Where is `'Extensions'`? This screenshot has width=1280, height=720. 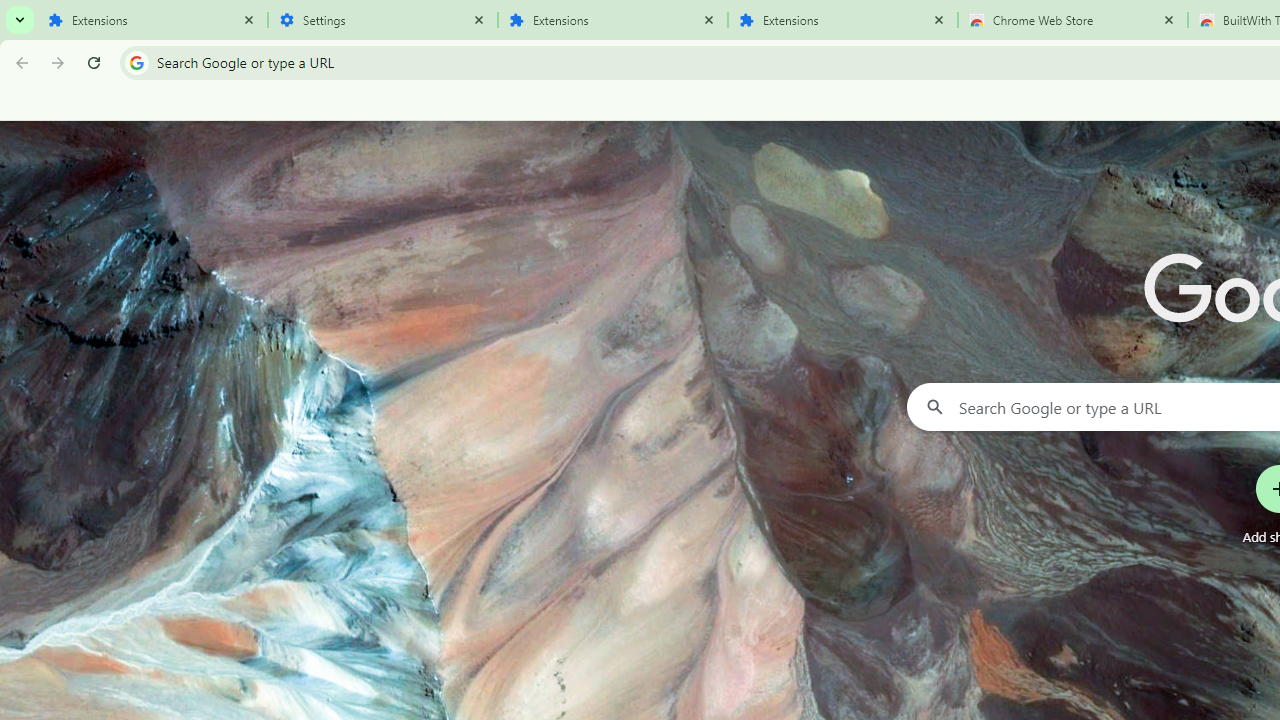
'Extensions' is located at coordinates (842, 20).